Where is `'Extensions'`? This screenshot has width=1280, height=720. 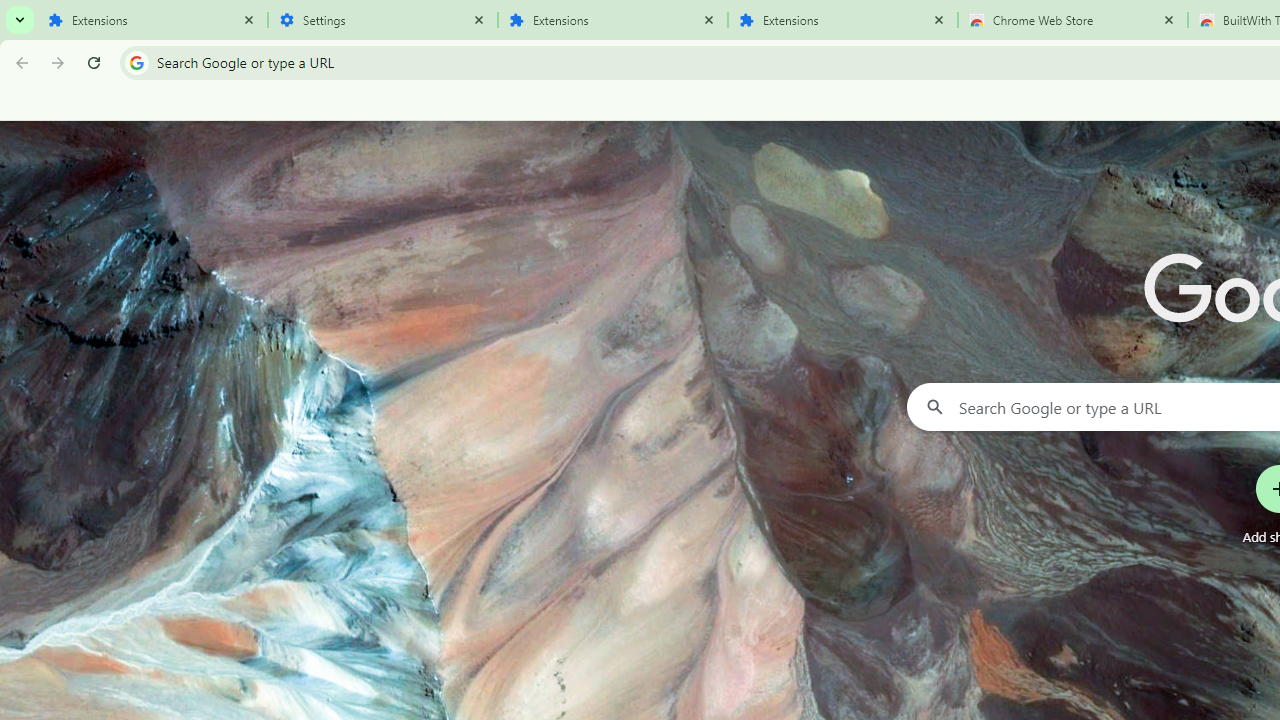
'Extensions' is located at coordinates (842, 20).